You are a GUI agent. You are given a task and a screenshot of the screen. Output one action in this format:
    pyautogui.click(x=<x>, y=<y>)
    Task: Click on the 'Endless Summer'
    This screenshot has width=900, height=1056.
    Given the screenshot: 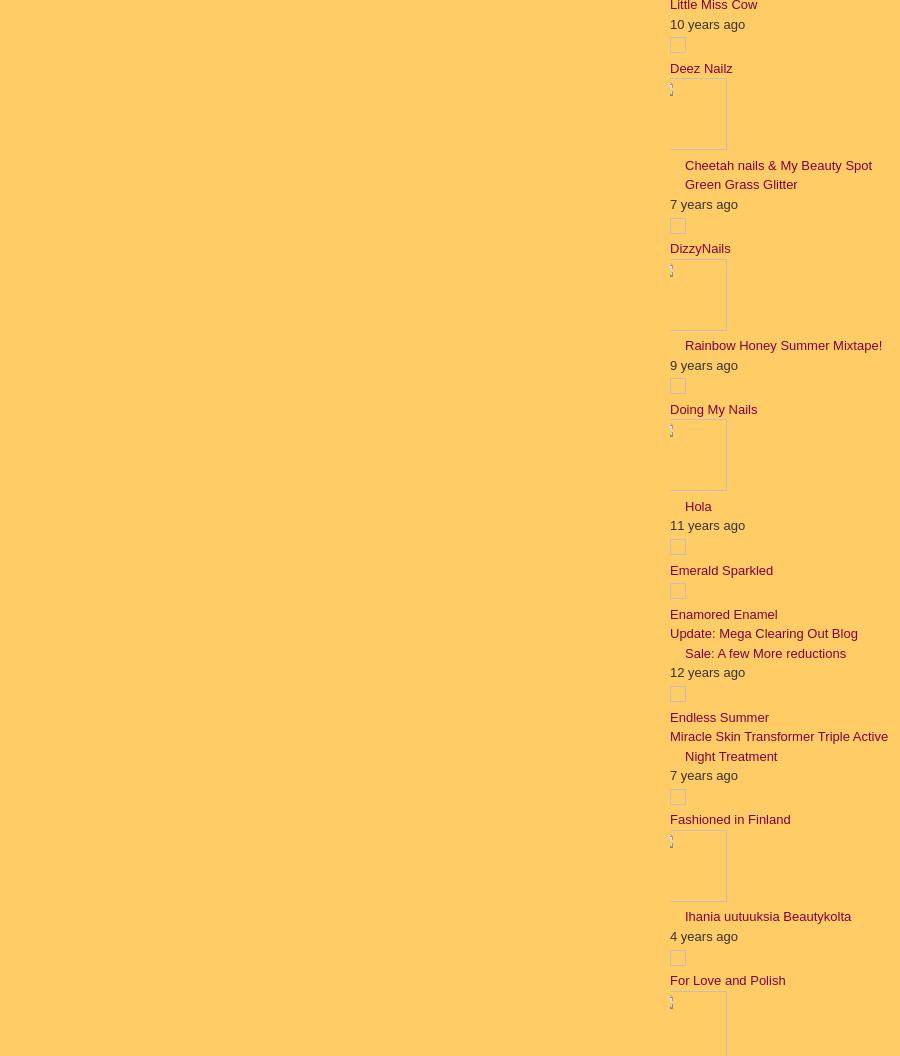 What is the action you would take?
    pyautogui.click(x=718, y=716)
    